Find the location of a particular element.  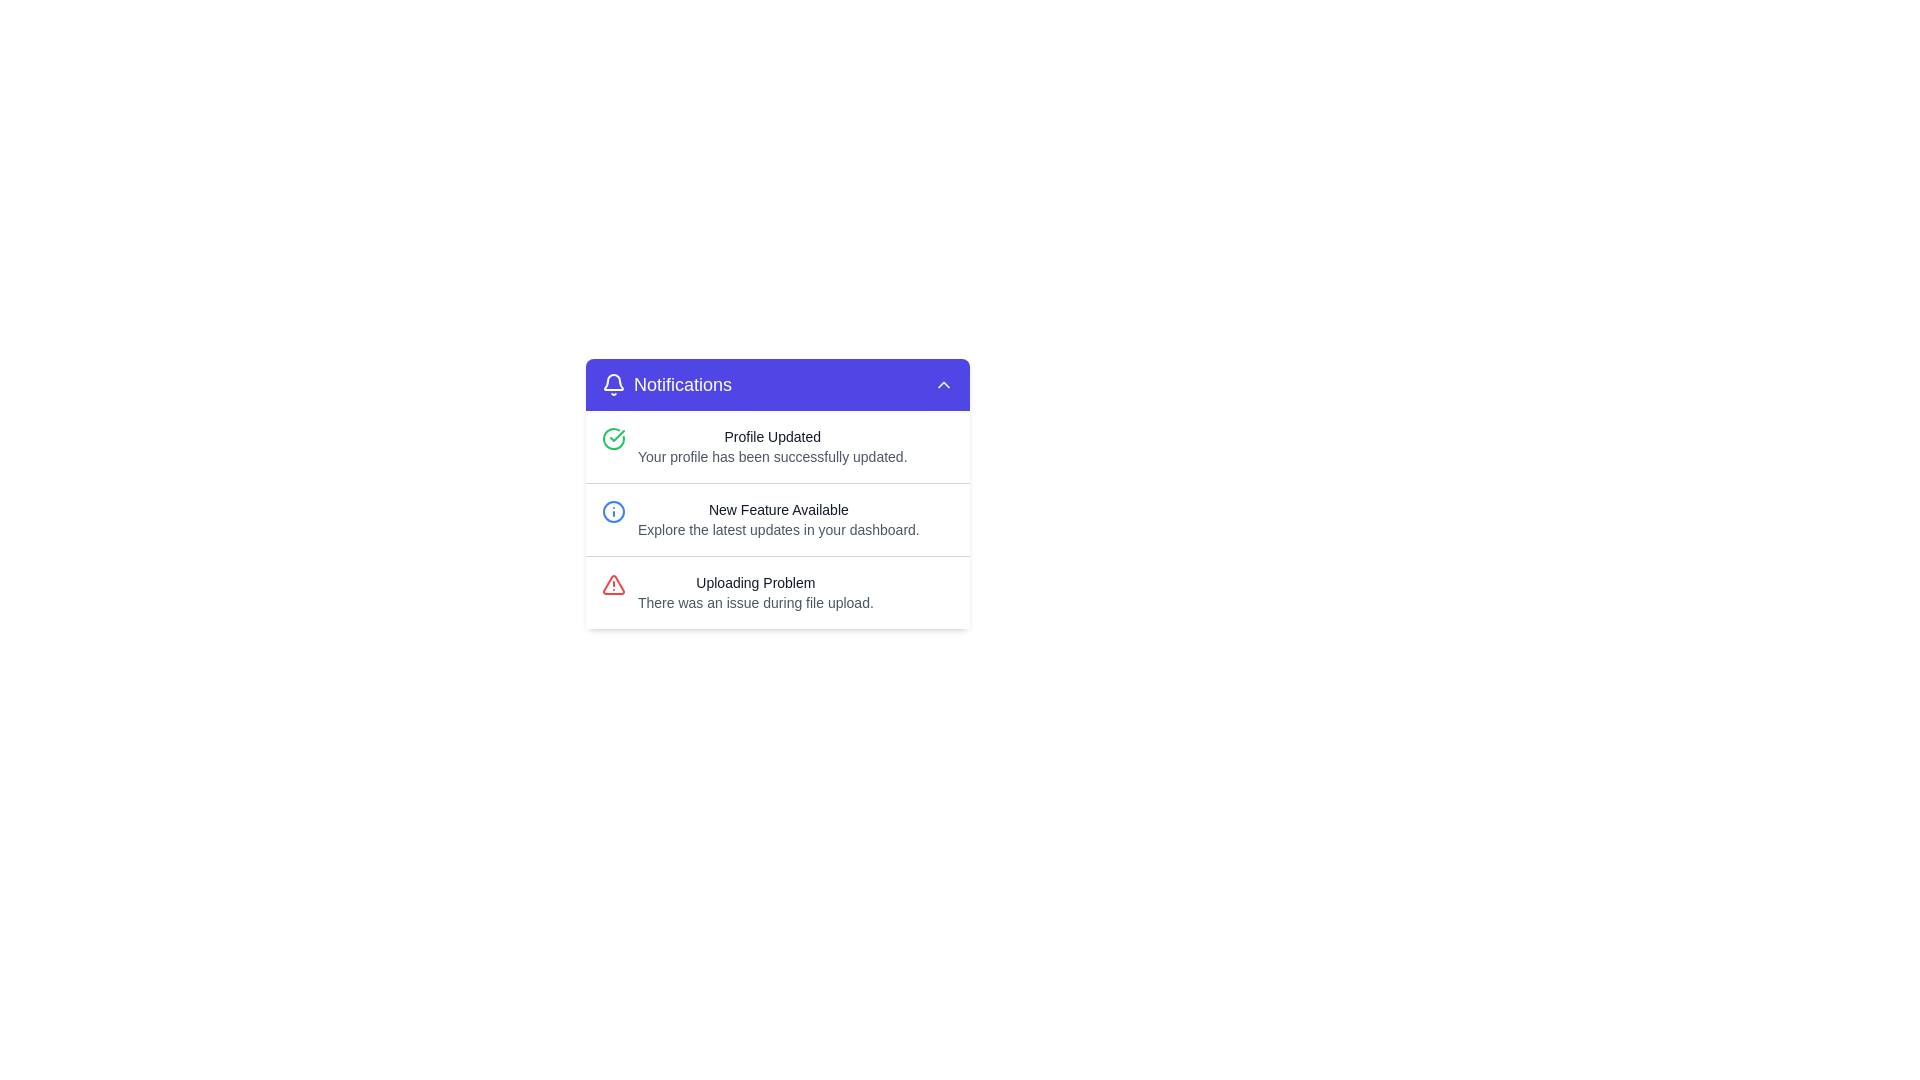

the warning icon located to the far left of the 'Uploading Problem' text in the notification list to indicate the error message is located at coordinates (613, 585).